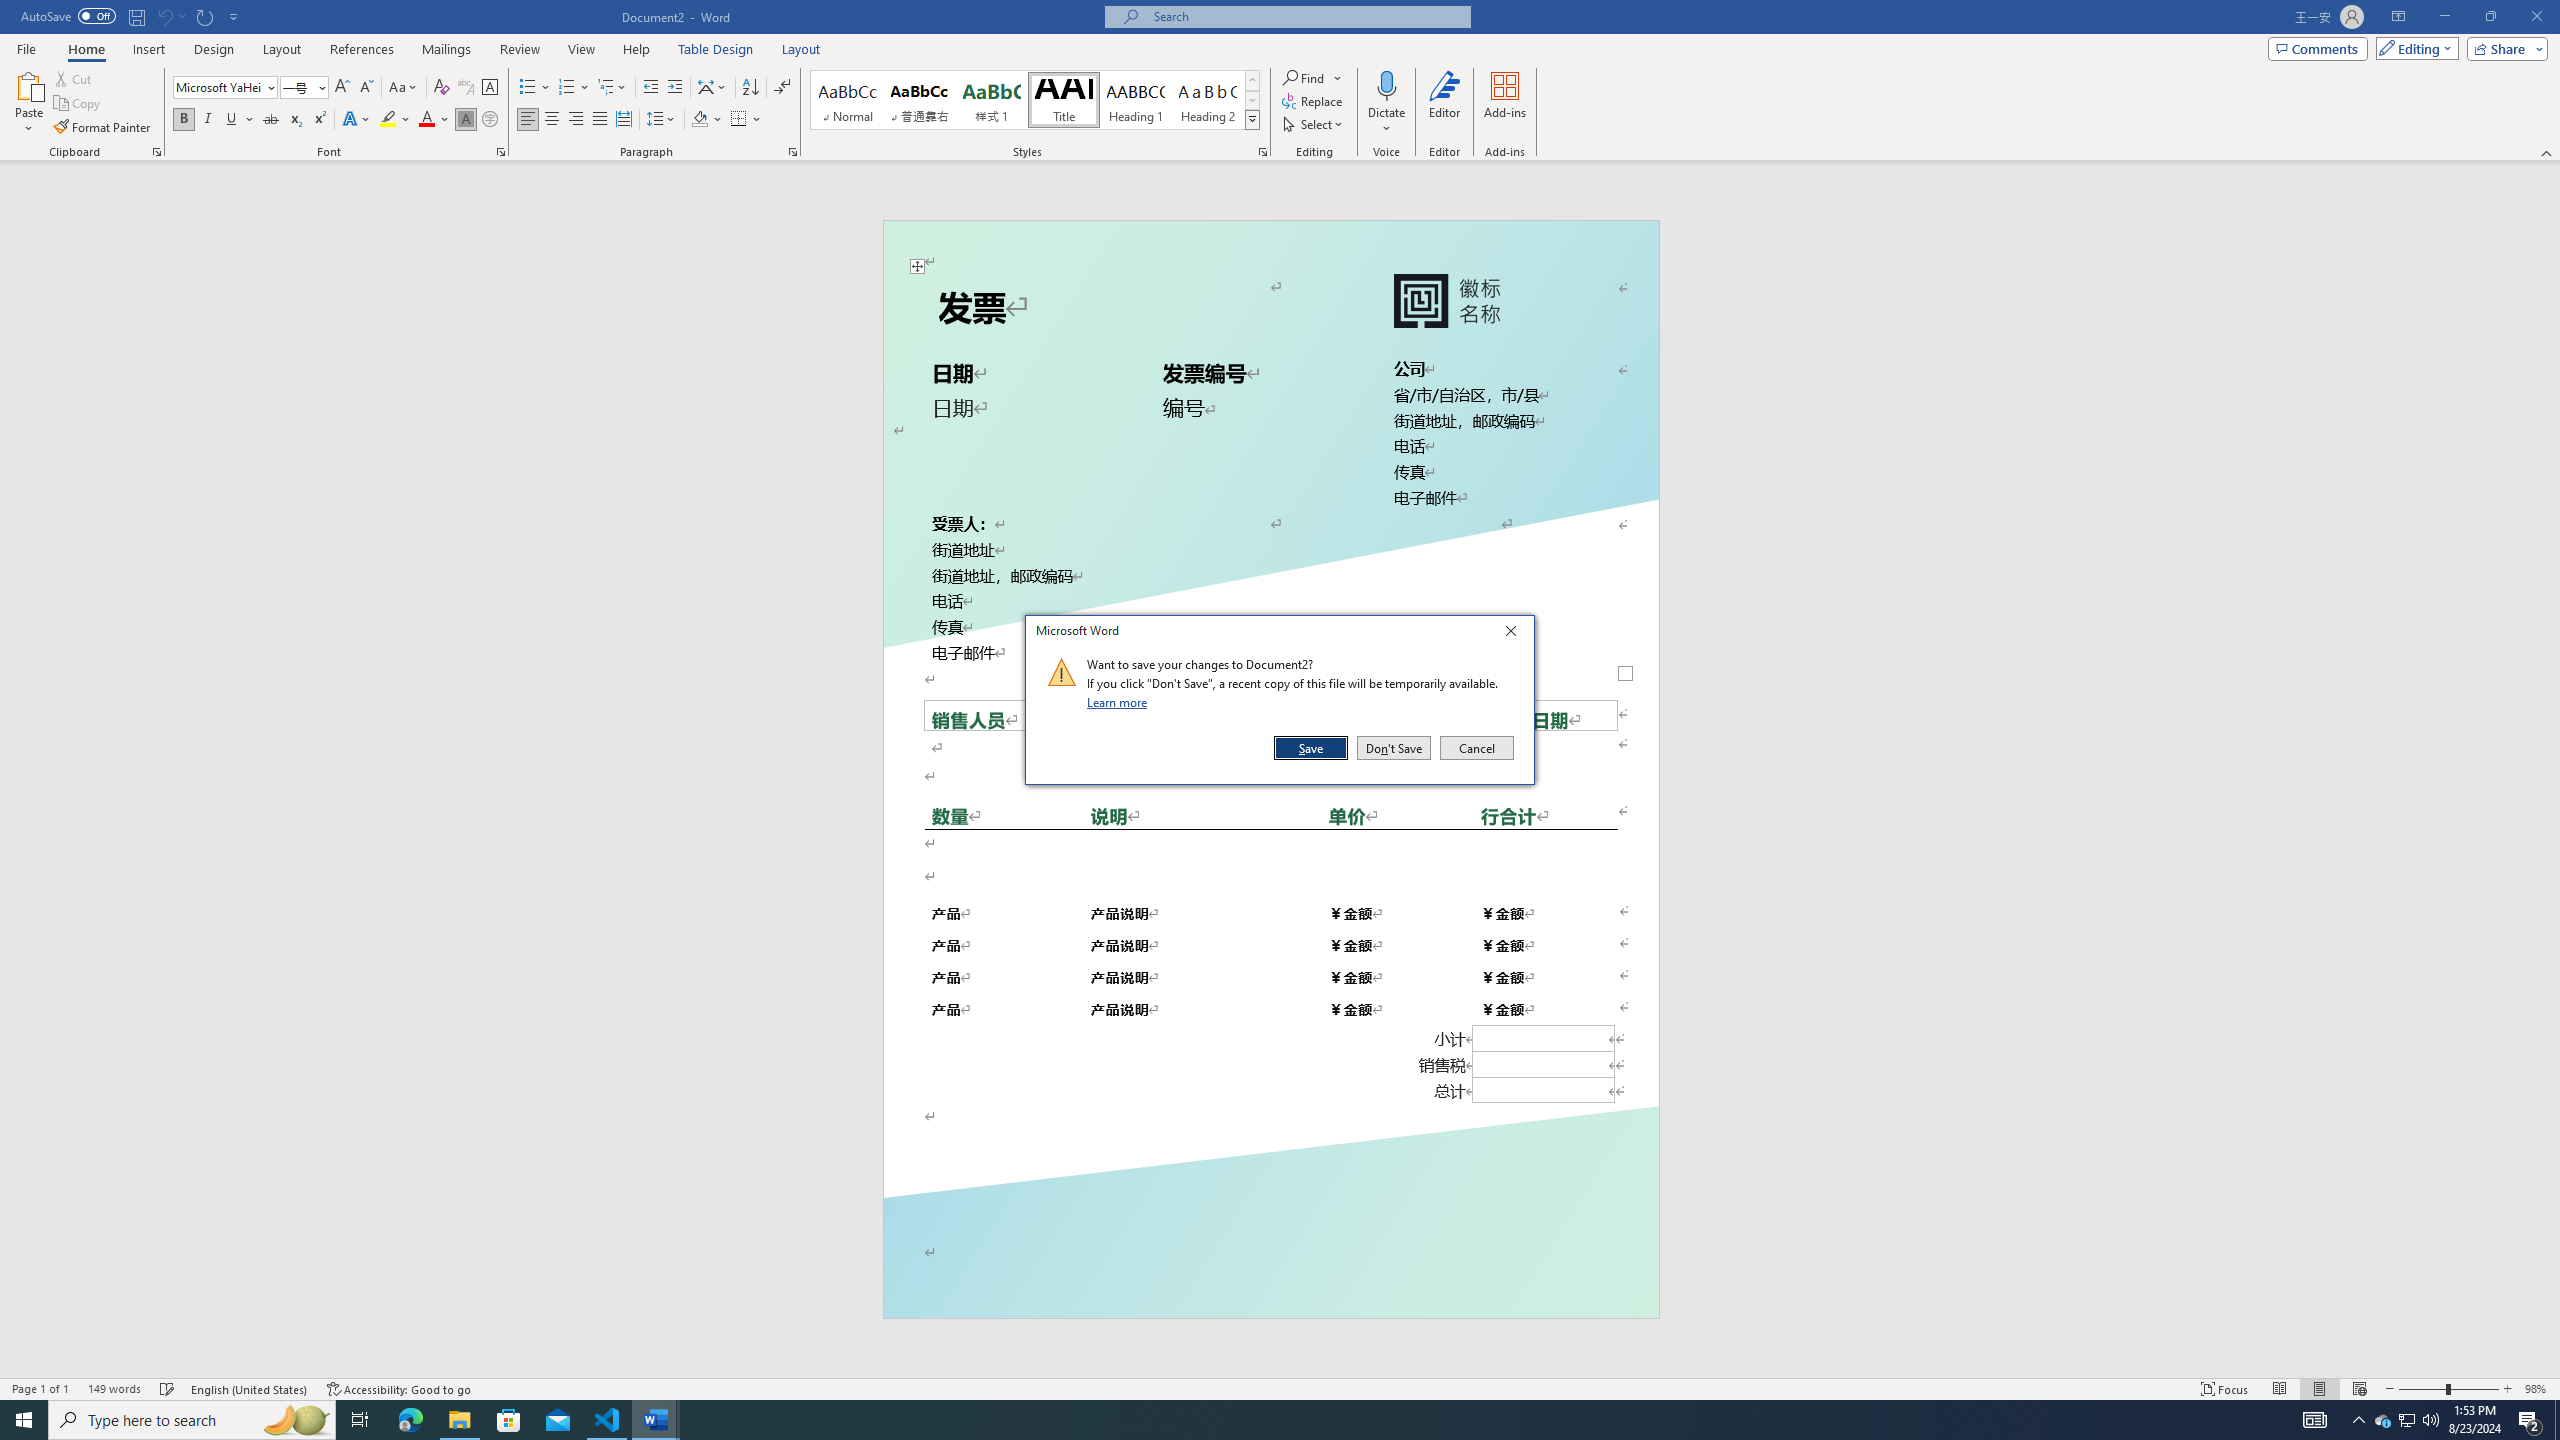  I want to click on 'File Explorer - 1 running window', so click(458, 1418).